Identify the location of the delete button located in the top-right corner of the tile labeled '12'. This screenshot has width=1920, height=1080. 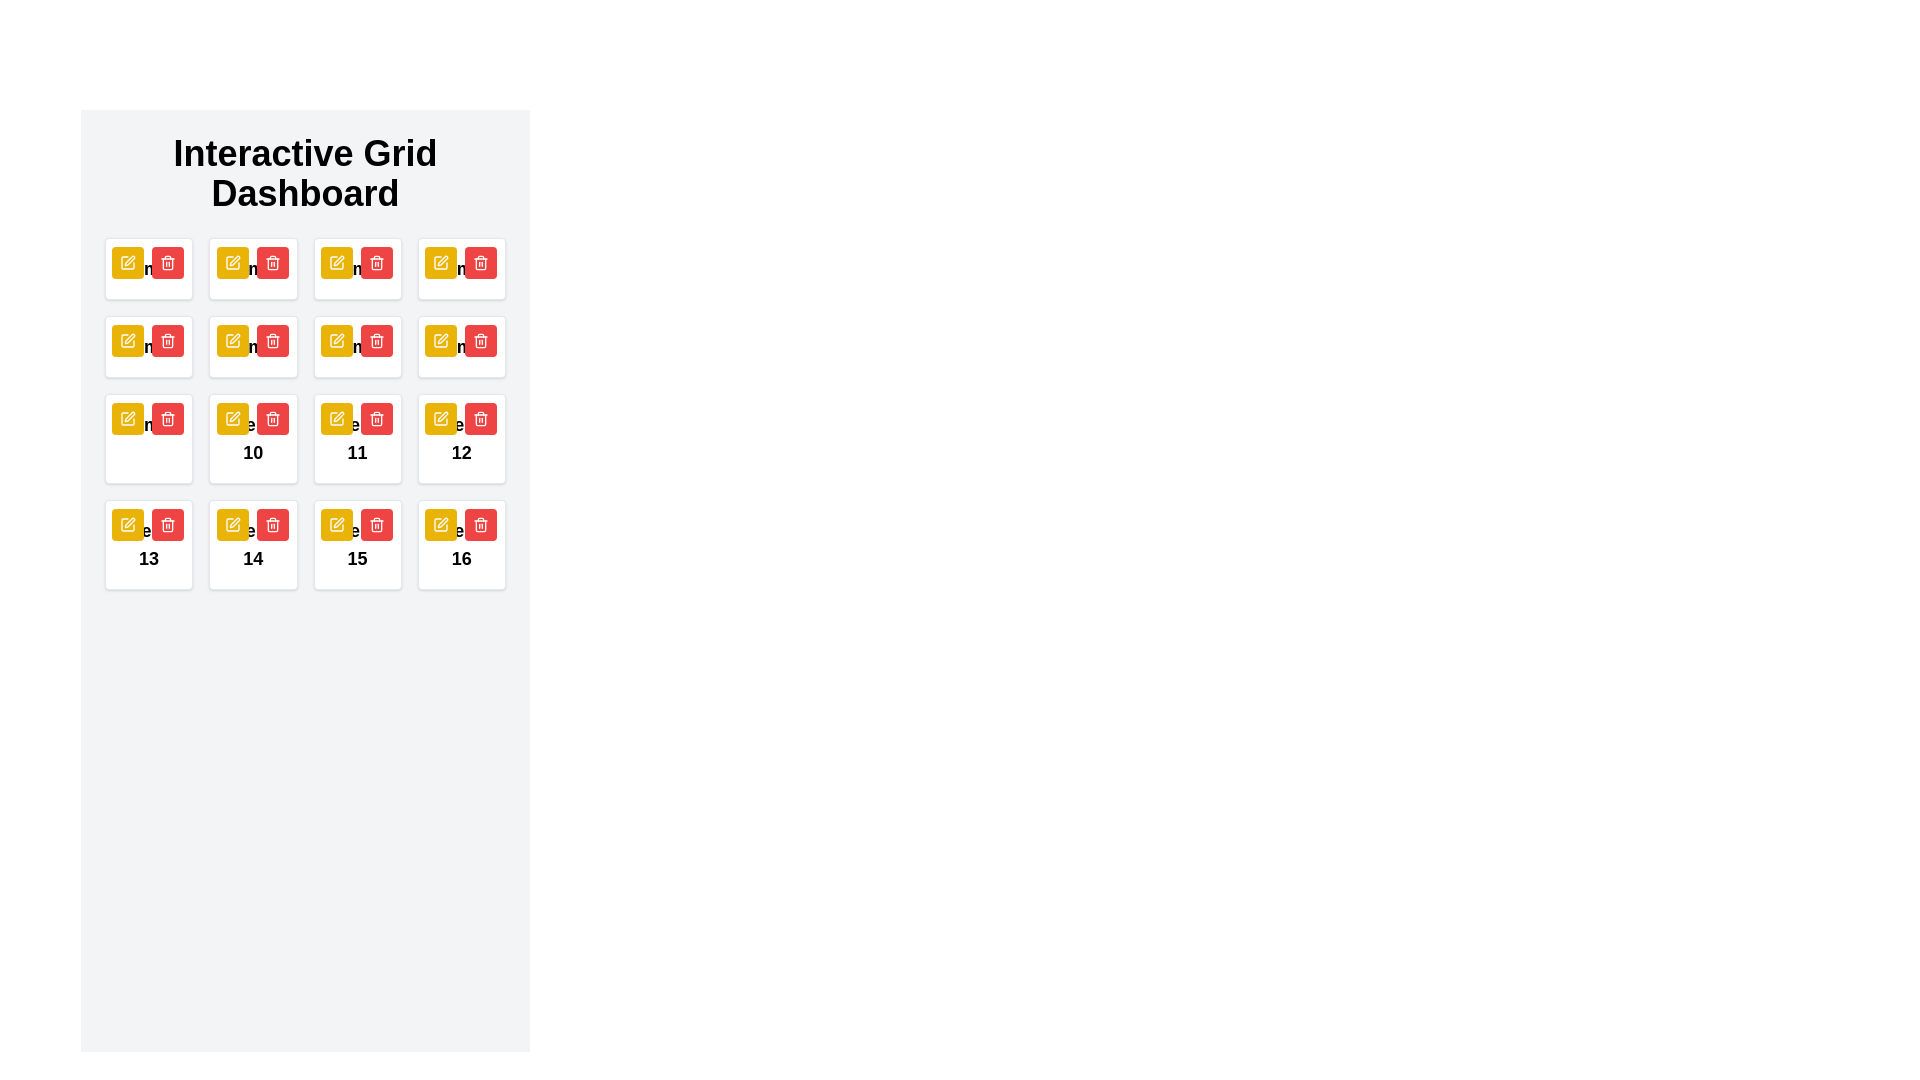
(480, 418).